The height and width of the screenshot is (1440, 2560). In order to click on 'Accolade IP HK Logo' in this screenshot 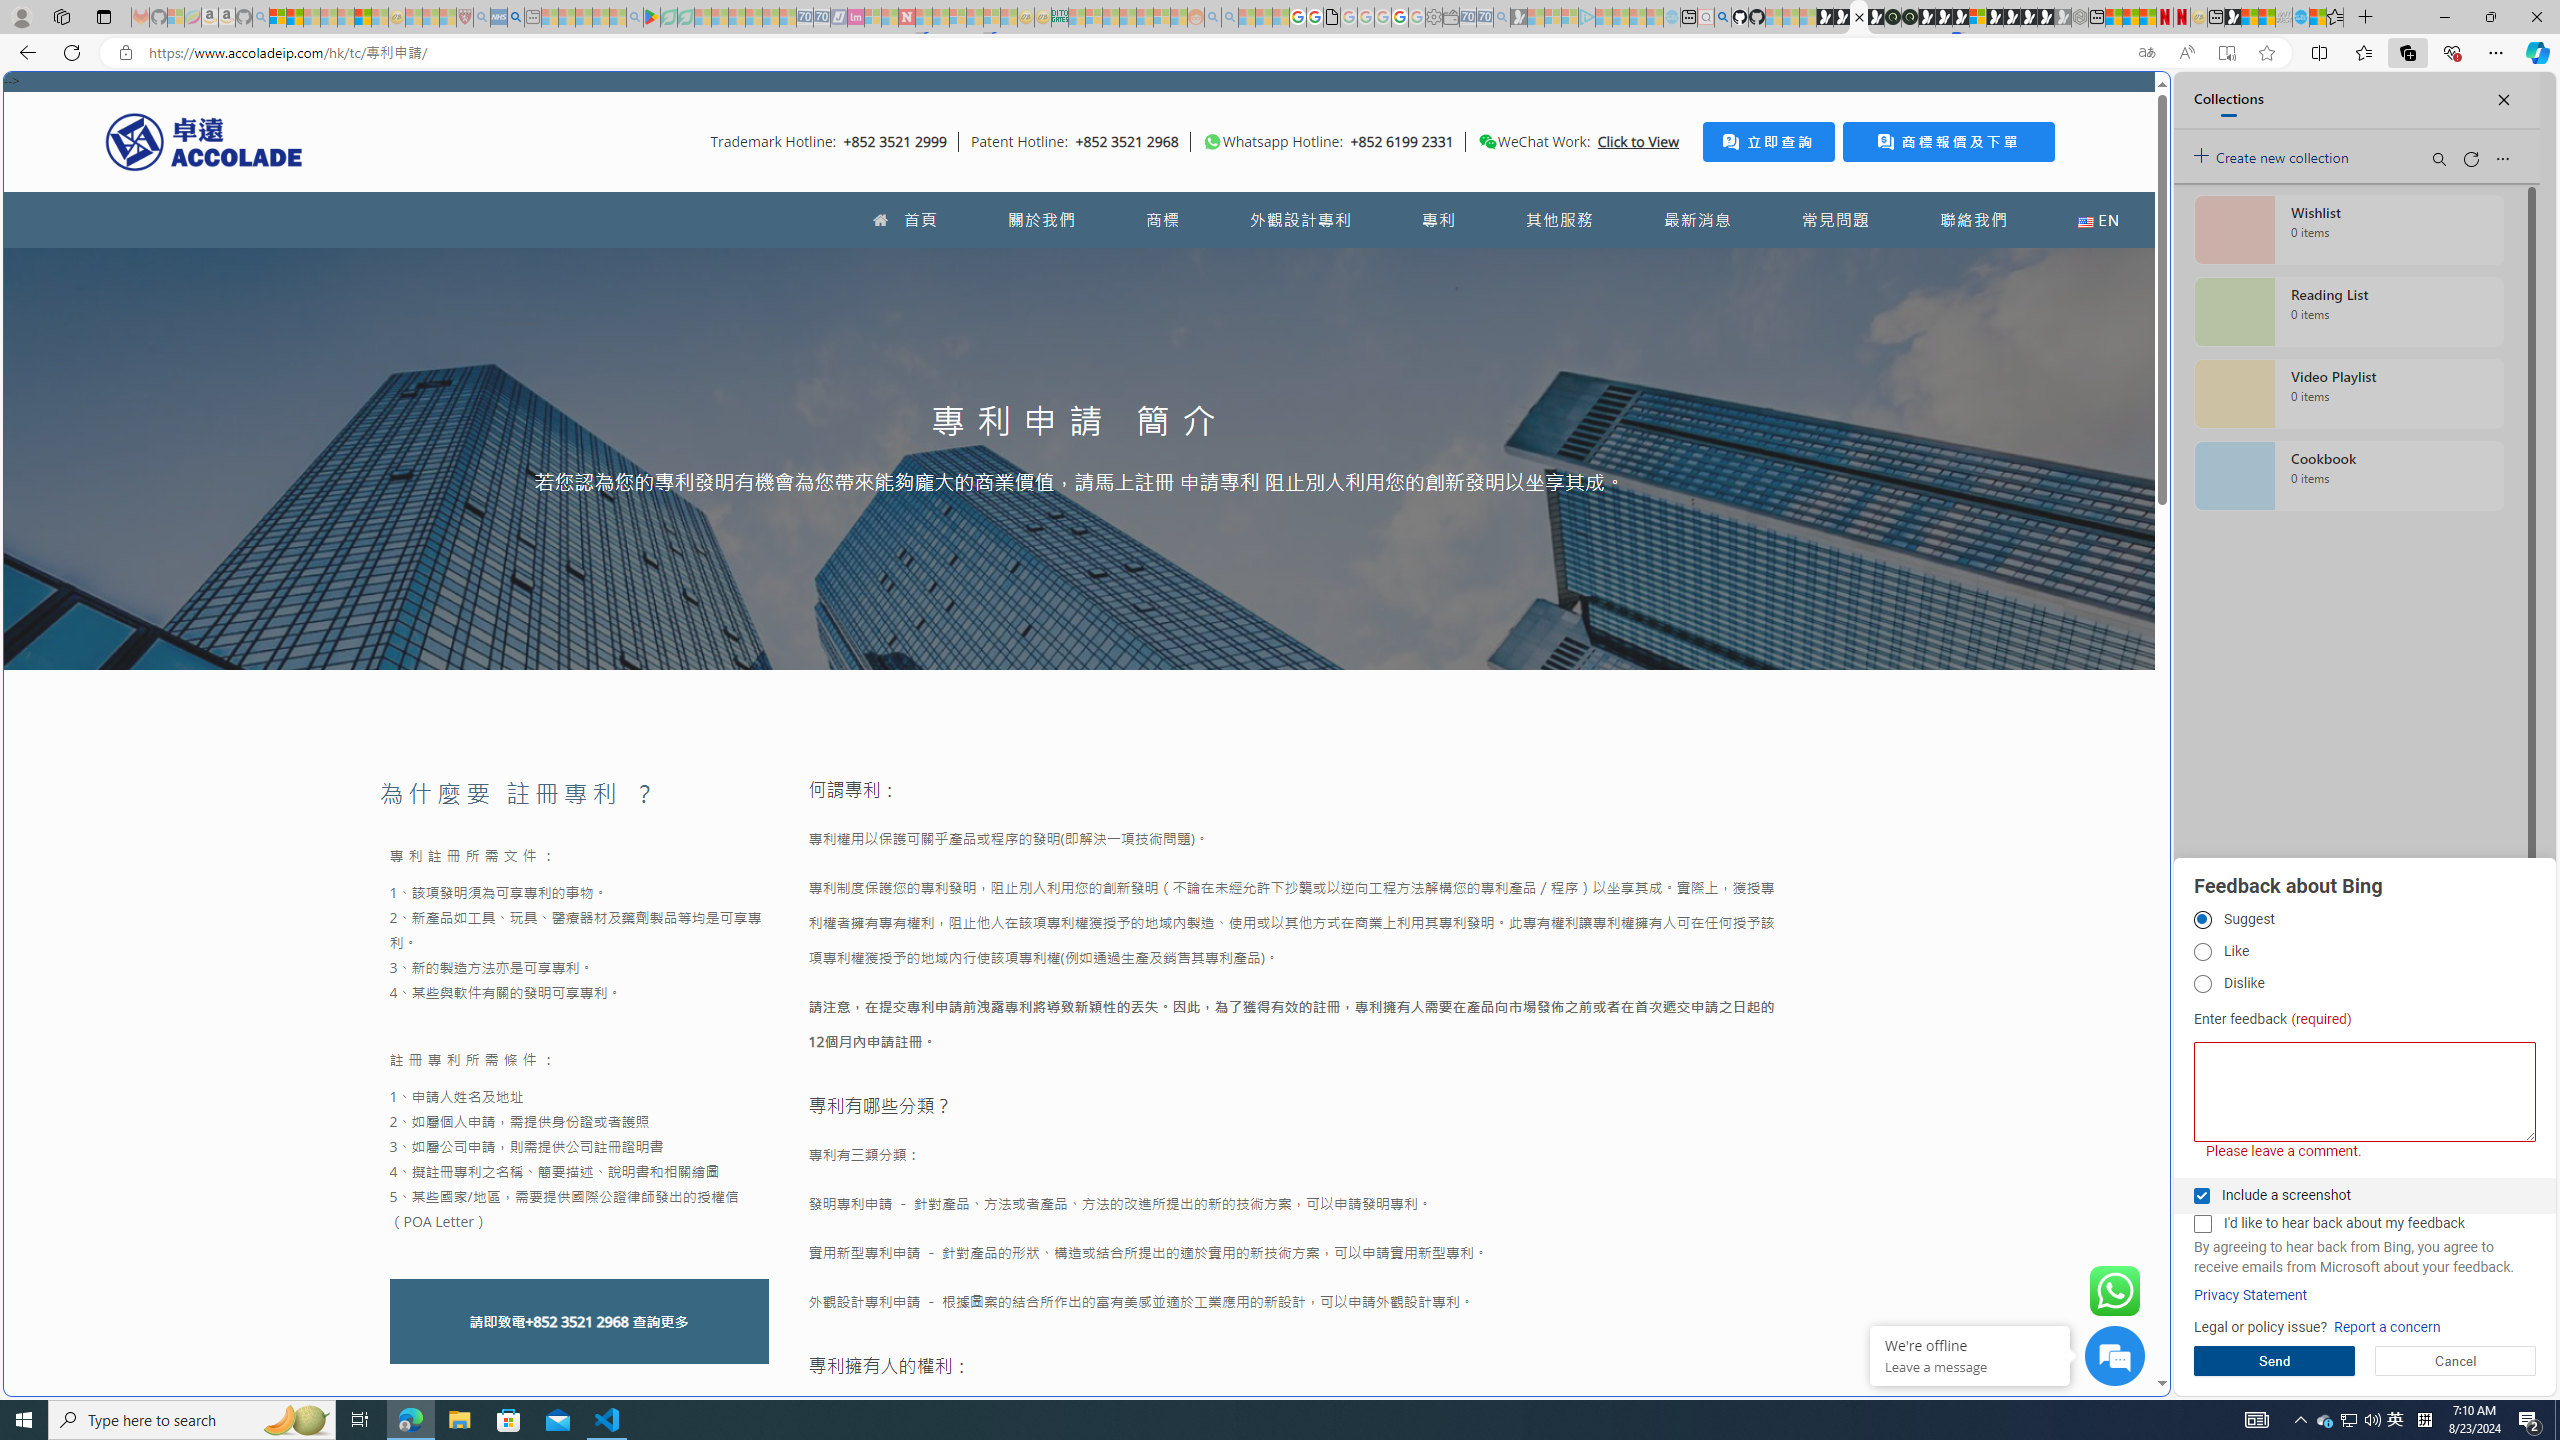, I will do `click(203, 141)`.